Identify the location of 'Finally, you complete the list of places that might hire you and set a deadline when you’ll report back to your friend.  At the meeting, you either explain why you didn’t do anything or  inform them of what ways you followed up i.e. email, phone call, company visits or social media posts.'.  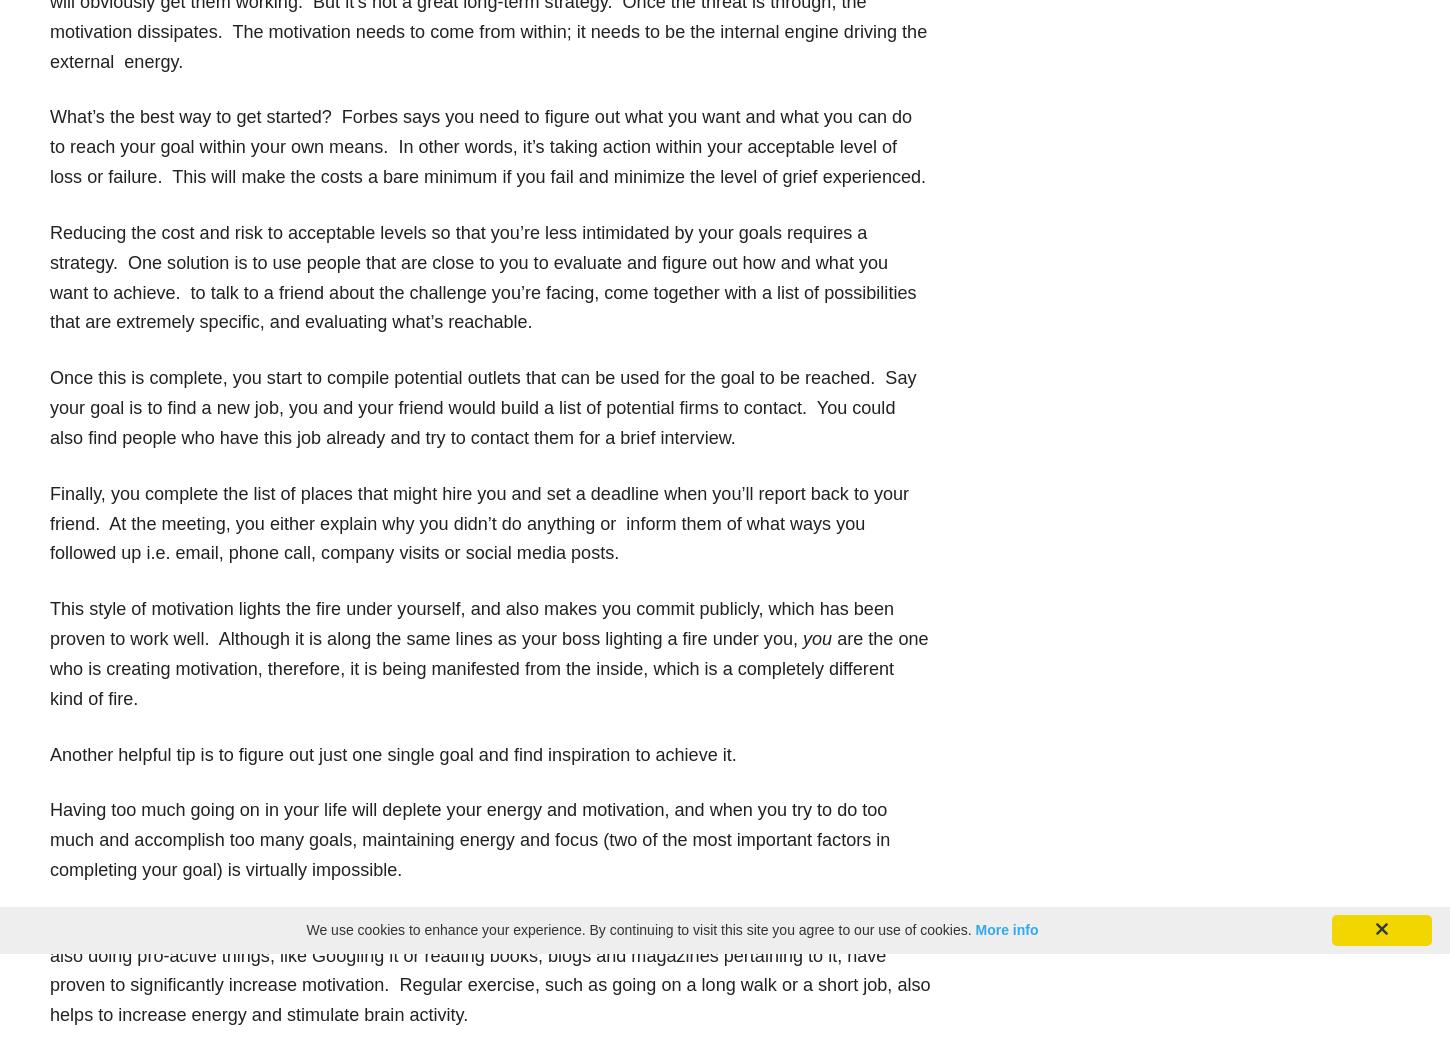
(478, 523).